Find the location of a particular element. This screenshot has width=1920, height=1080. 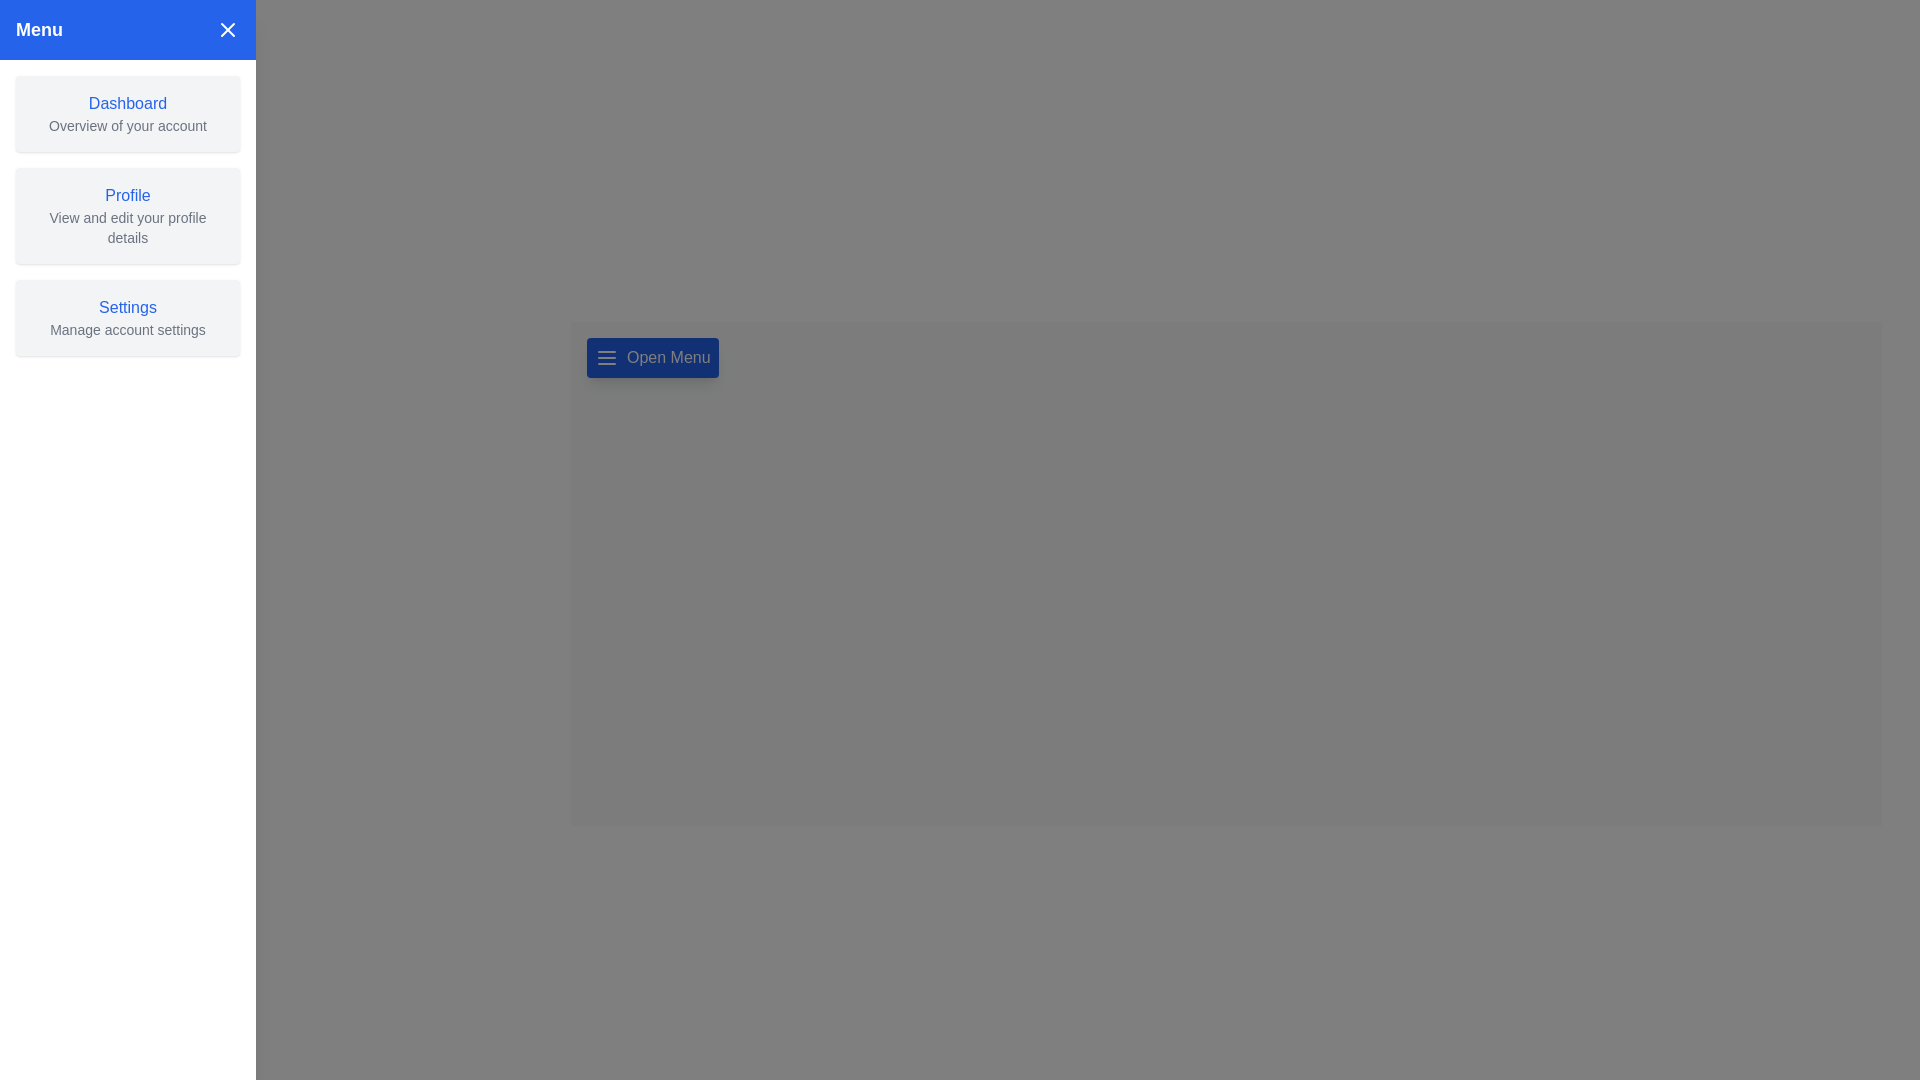

the clickable navigation card or label that serves as a link is located at coordinates (127, 114).